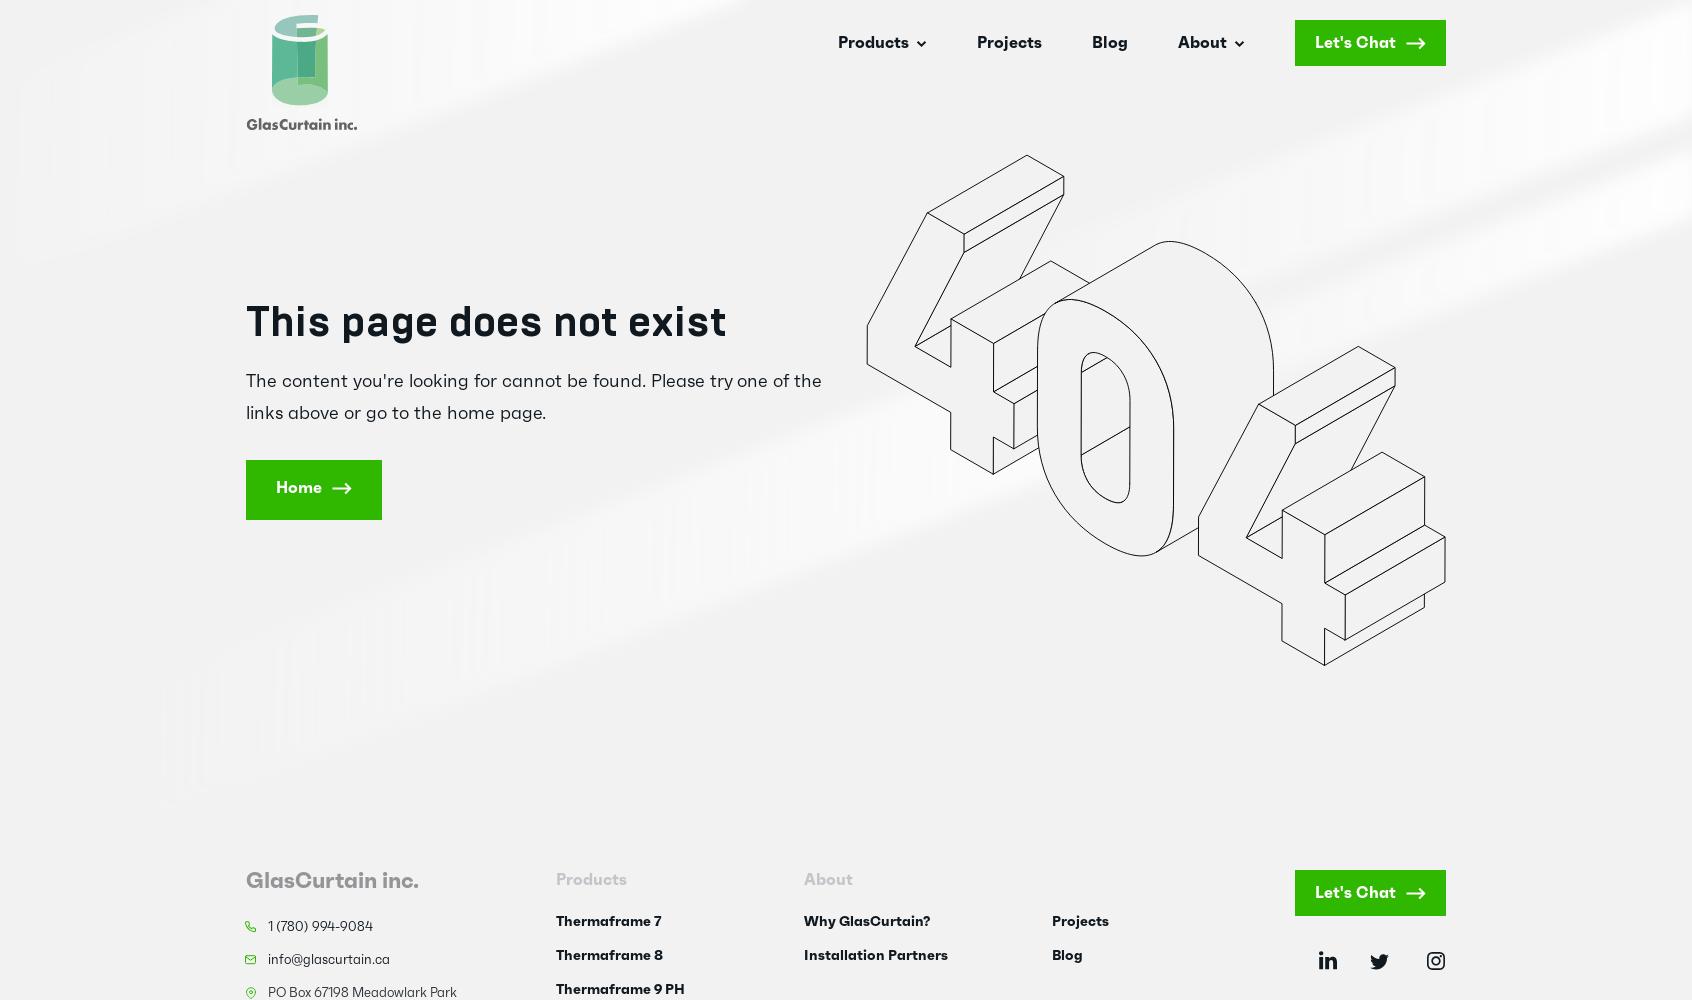 This screenshot has width=1692, height=1000. What do you see at coordinates (485, 321) in the screenshot?
I see `'This page does not exist'` at bounding box center [485, 321].